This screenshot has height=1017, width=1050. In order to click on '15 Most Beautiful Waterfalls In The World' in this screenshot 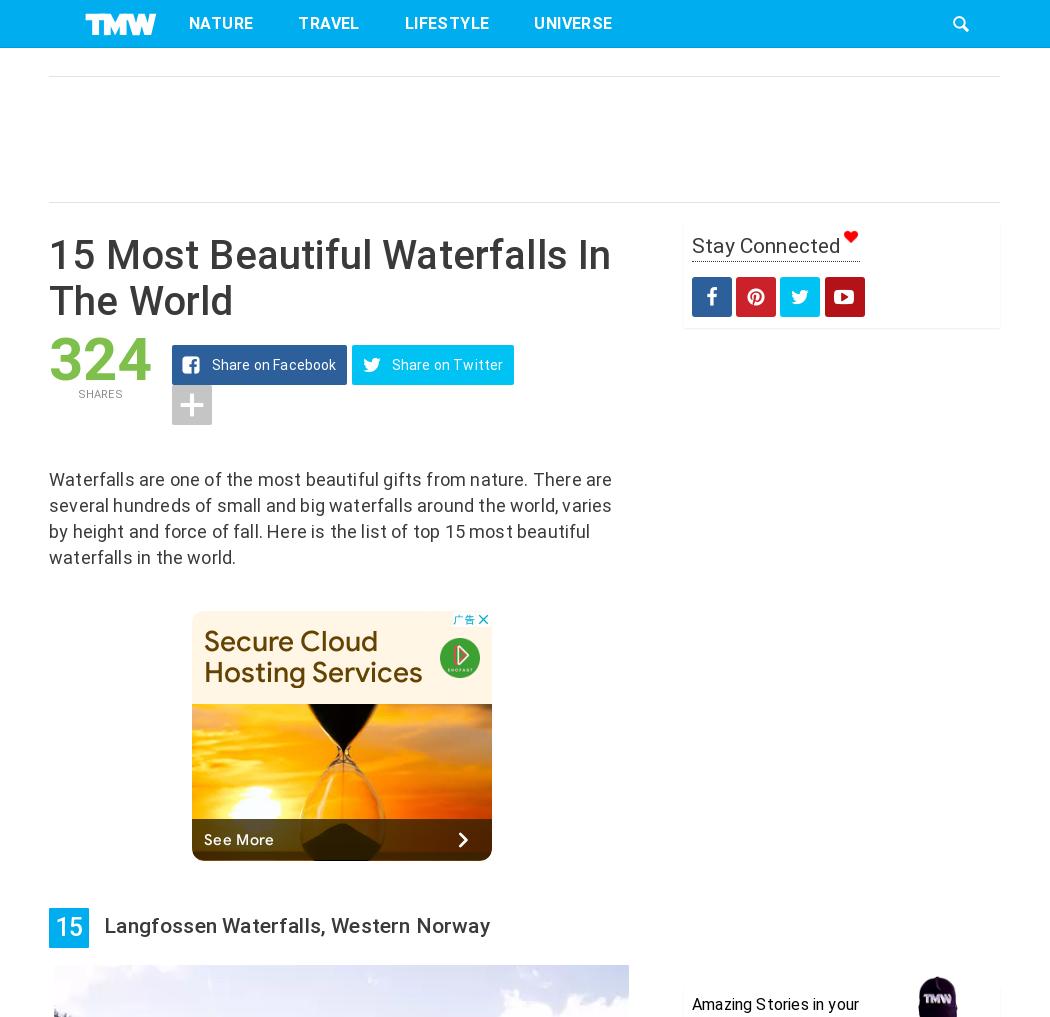, I will do `click(330, 277)`.